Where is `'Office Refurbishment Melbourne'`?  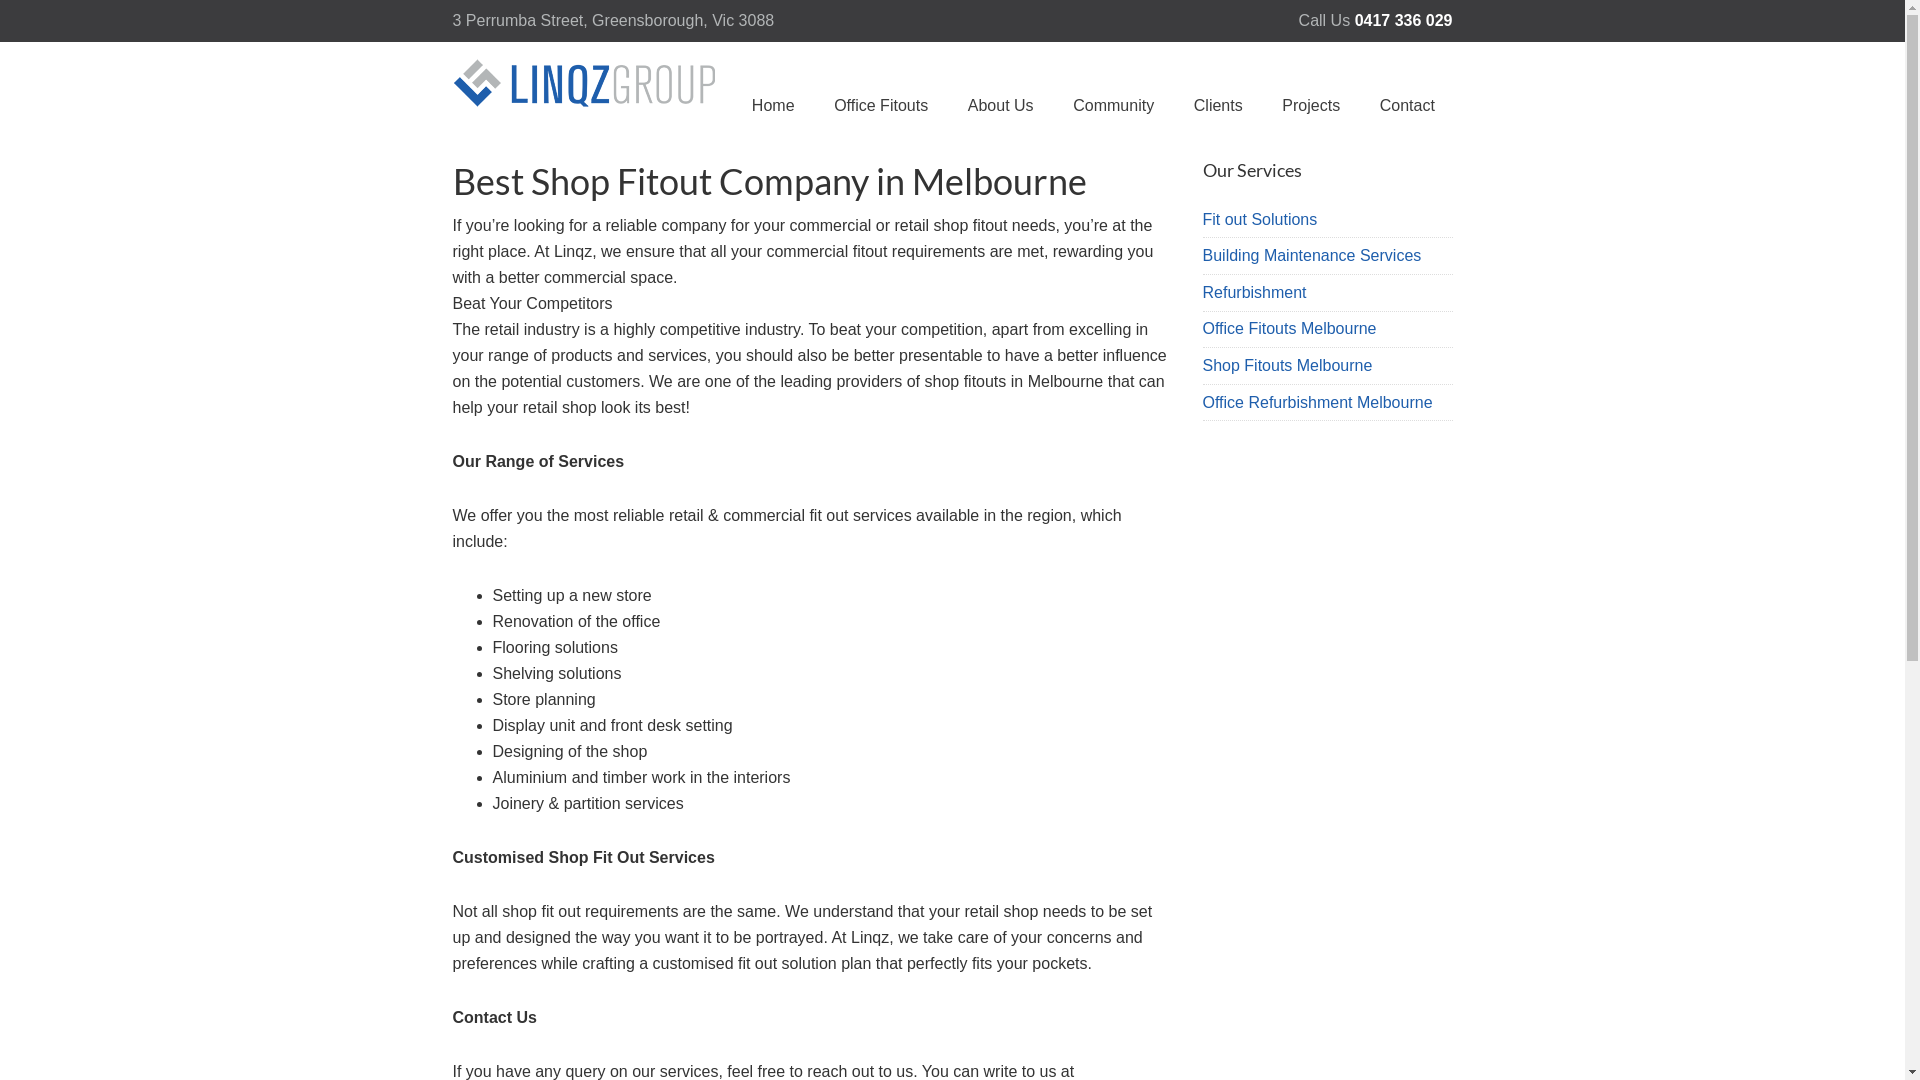
'Office Refurbishment Melbourne' is located at coordinates (1200, 402).